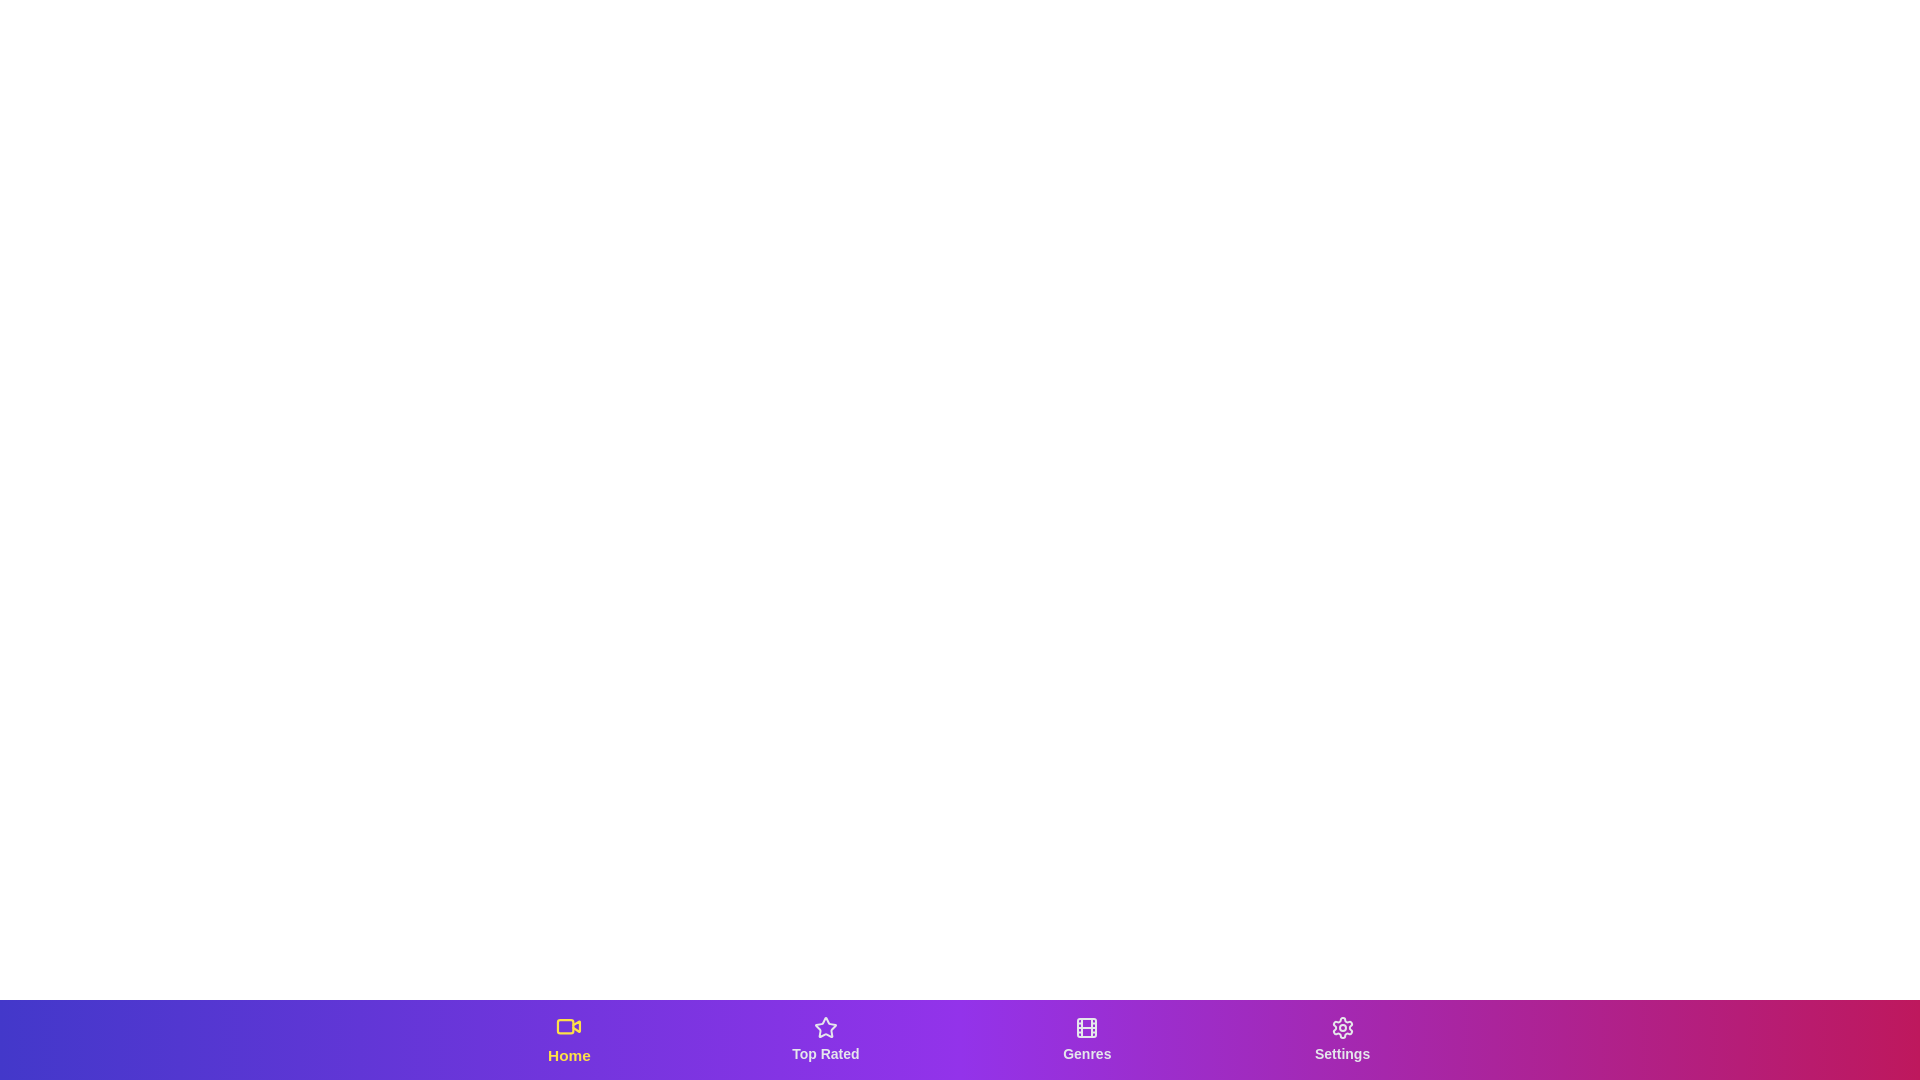 The height and width of the screenshot is (1080, 1920). Describe the element at coordinates (825, 1039) in the screenshot. I see `the Top Rated tab to preview its effect` at that location.